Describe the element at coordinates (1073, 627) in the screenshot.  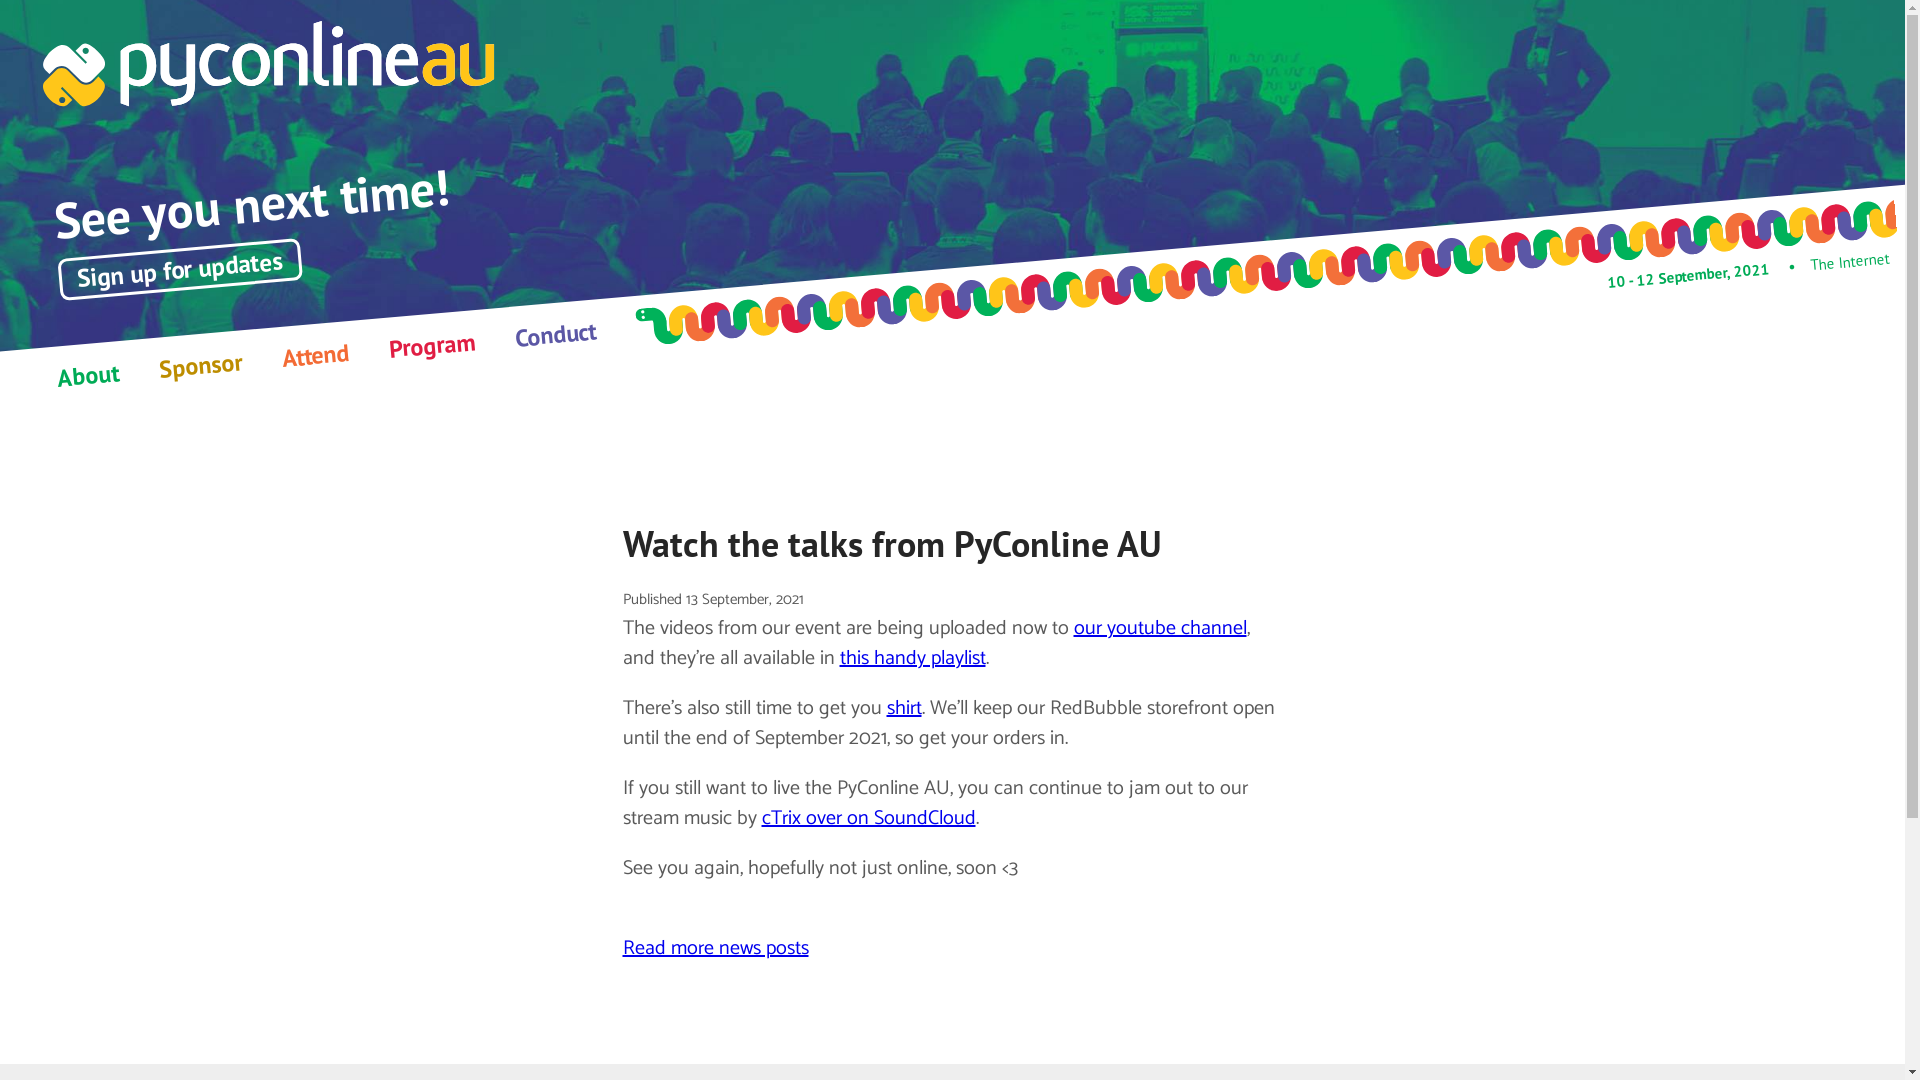
I see `'our youtube channel'` at that location.